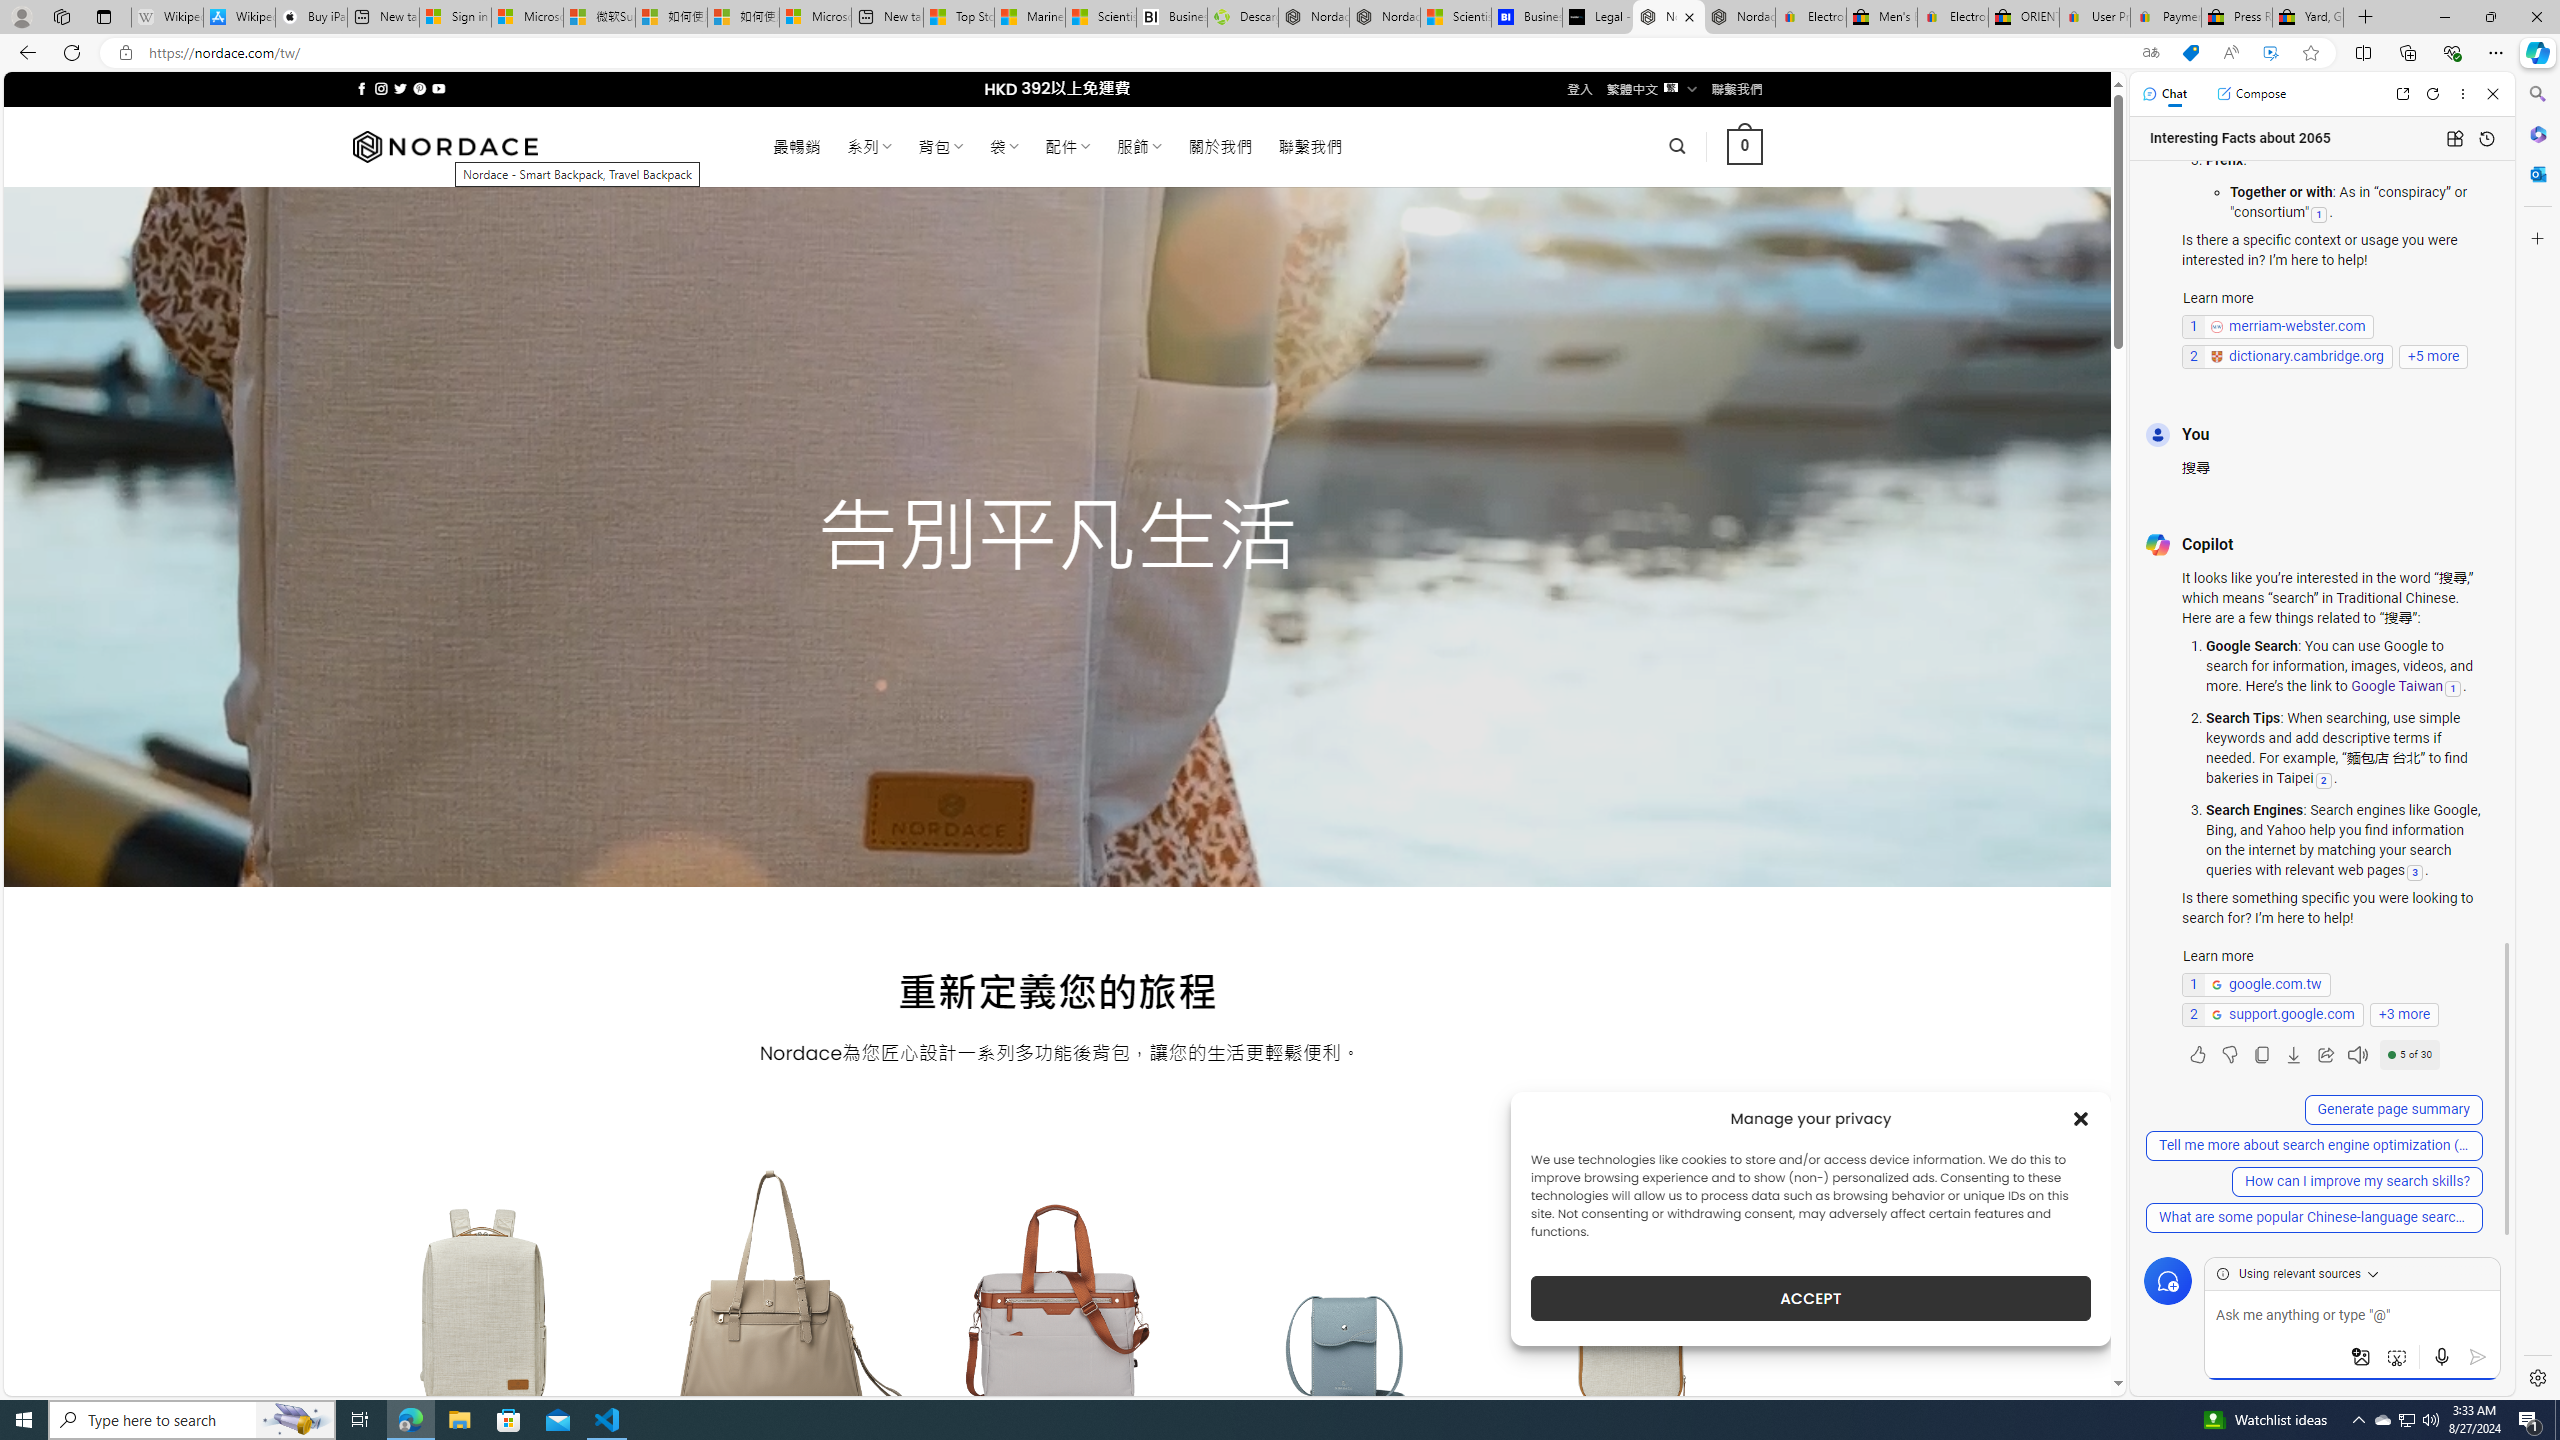  What do you see at coordinates (1744, 145) in the screenshot?
I see `' 0 '` at bounding box center [1744, 145].